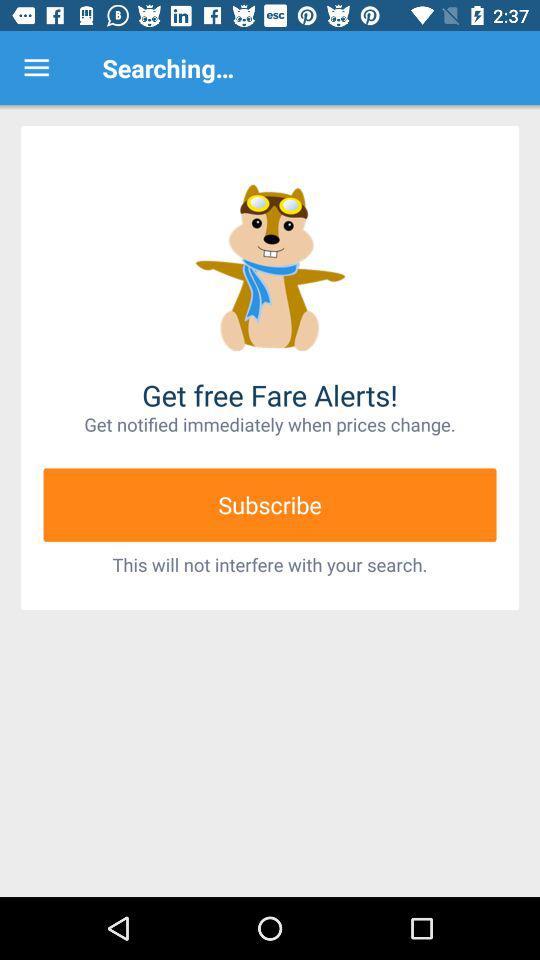 The height and width of the screenshot is (960, 540). What do you see at coordinates (270, 504) in the screenshot?
I see `item below get notified immediately item` at bounding box center [270, 504].